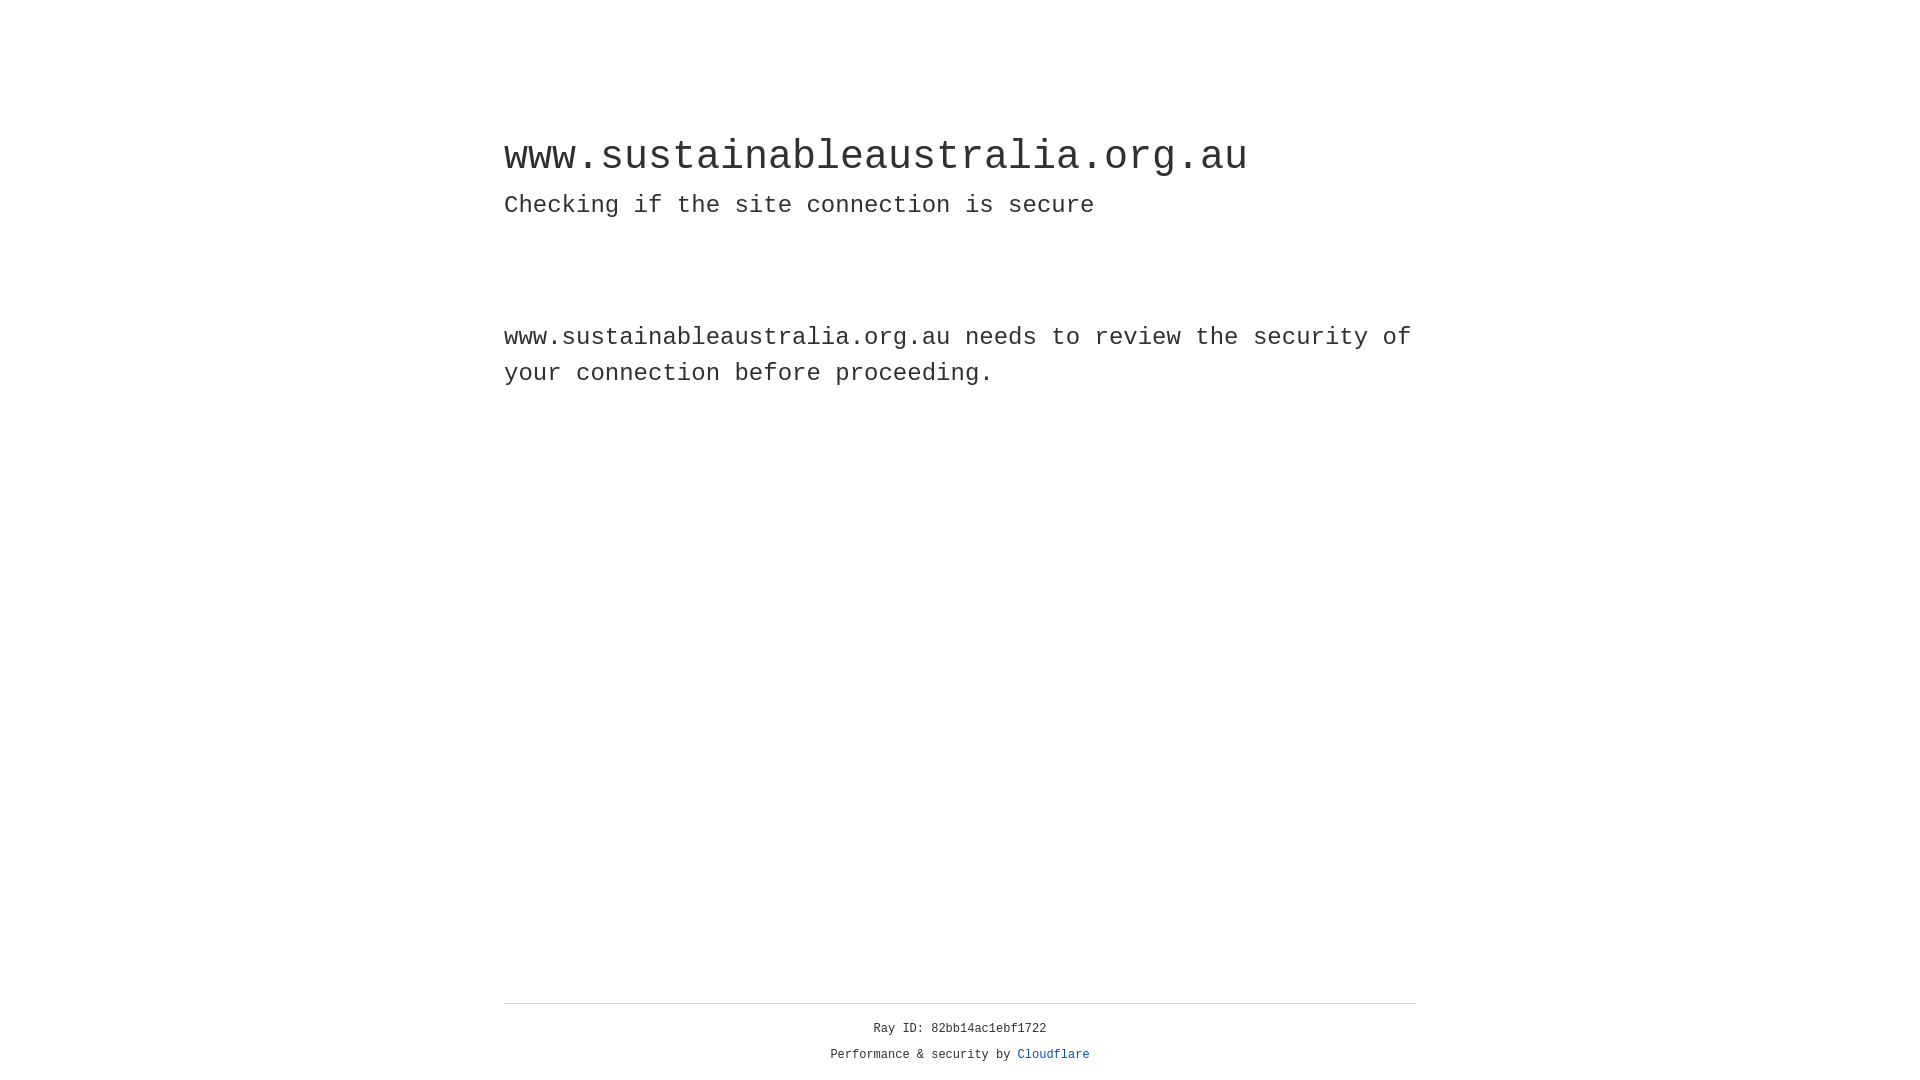 This screenshot has width=1920, height=1080. What do you see at coordinates (1053, 1054) in the screenshot?
I see `'Cloudflare'` at bounding box center [1053, 1054].